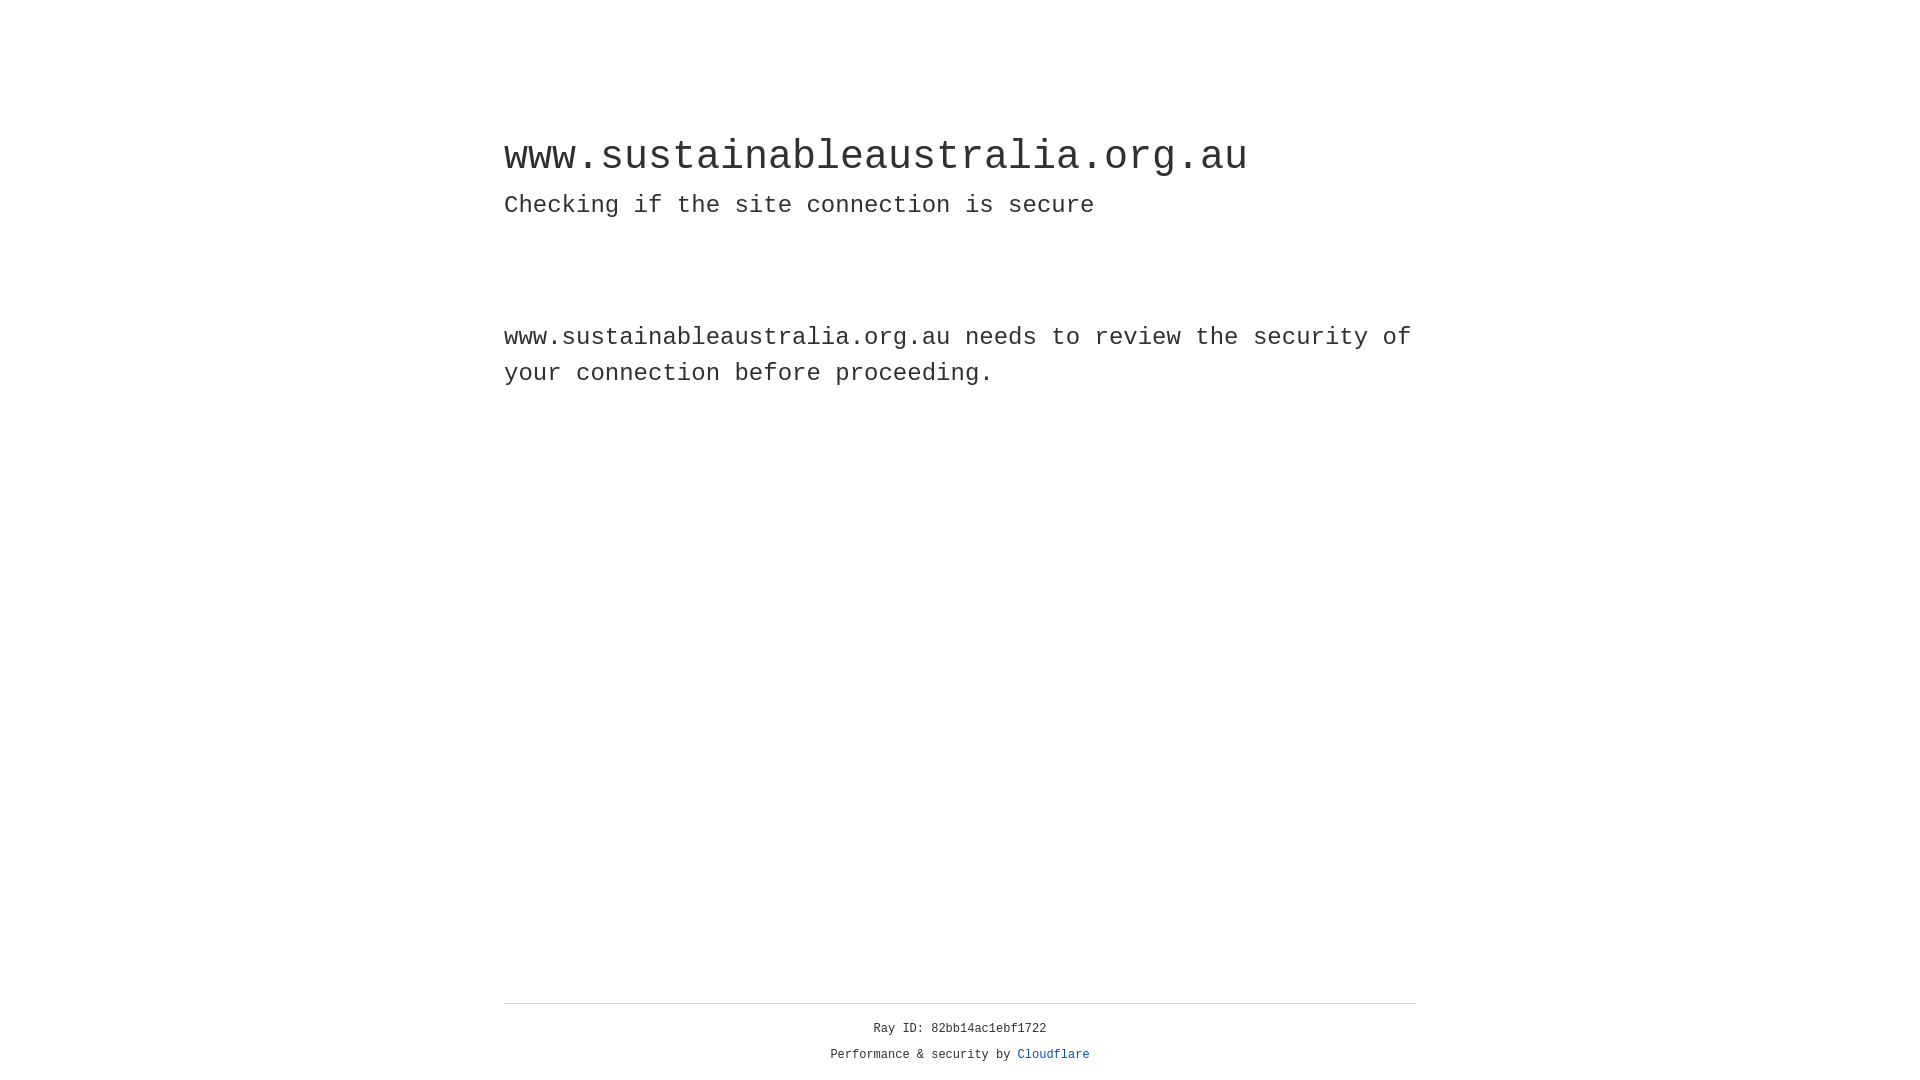 This screenshot has width=1920, height=1080. What do you see at coordinates (1053, 1054) in the screenshot?
I see `'Cloudflare'` at bounding box center [1053, 1054].